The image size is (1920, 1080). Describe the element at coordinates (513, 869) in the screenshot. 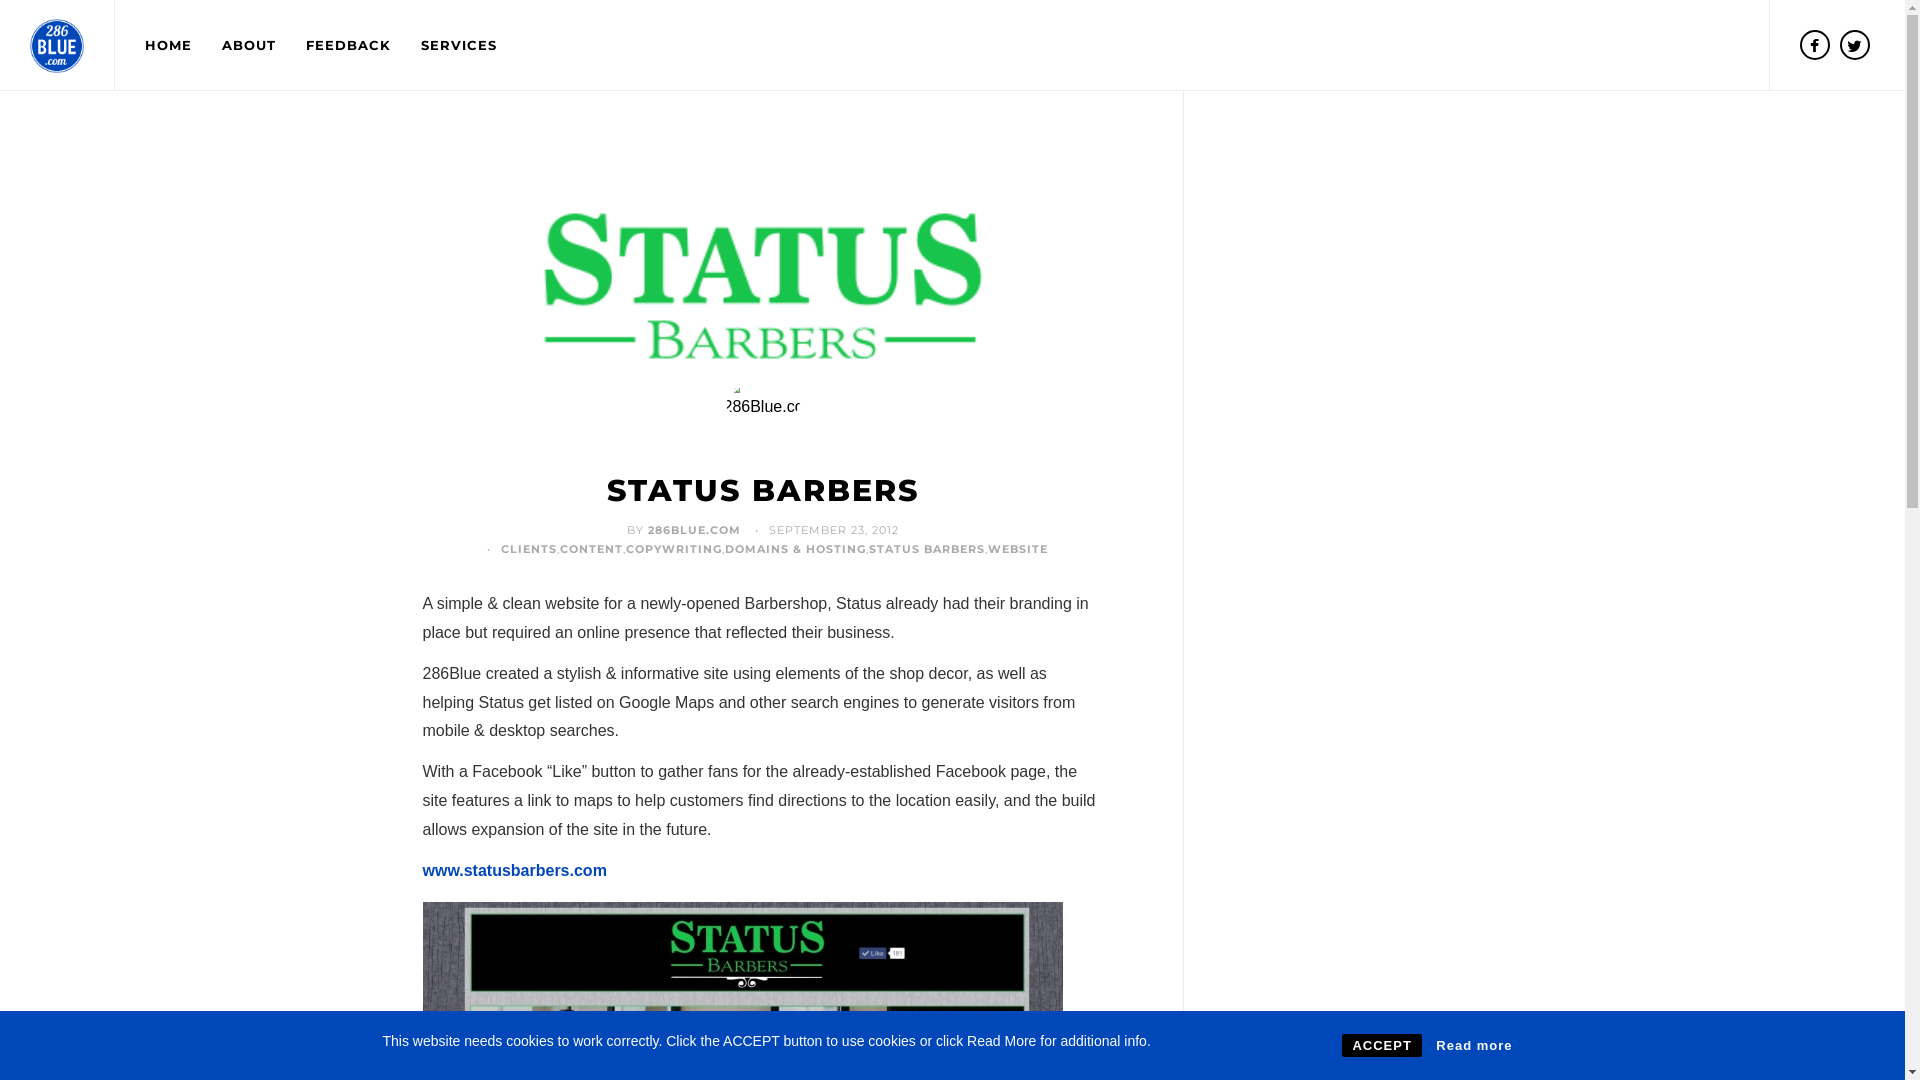

I see `'www.statusbarbers.com'` at that location.